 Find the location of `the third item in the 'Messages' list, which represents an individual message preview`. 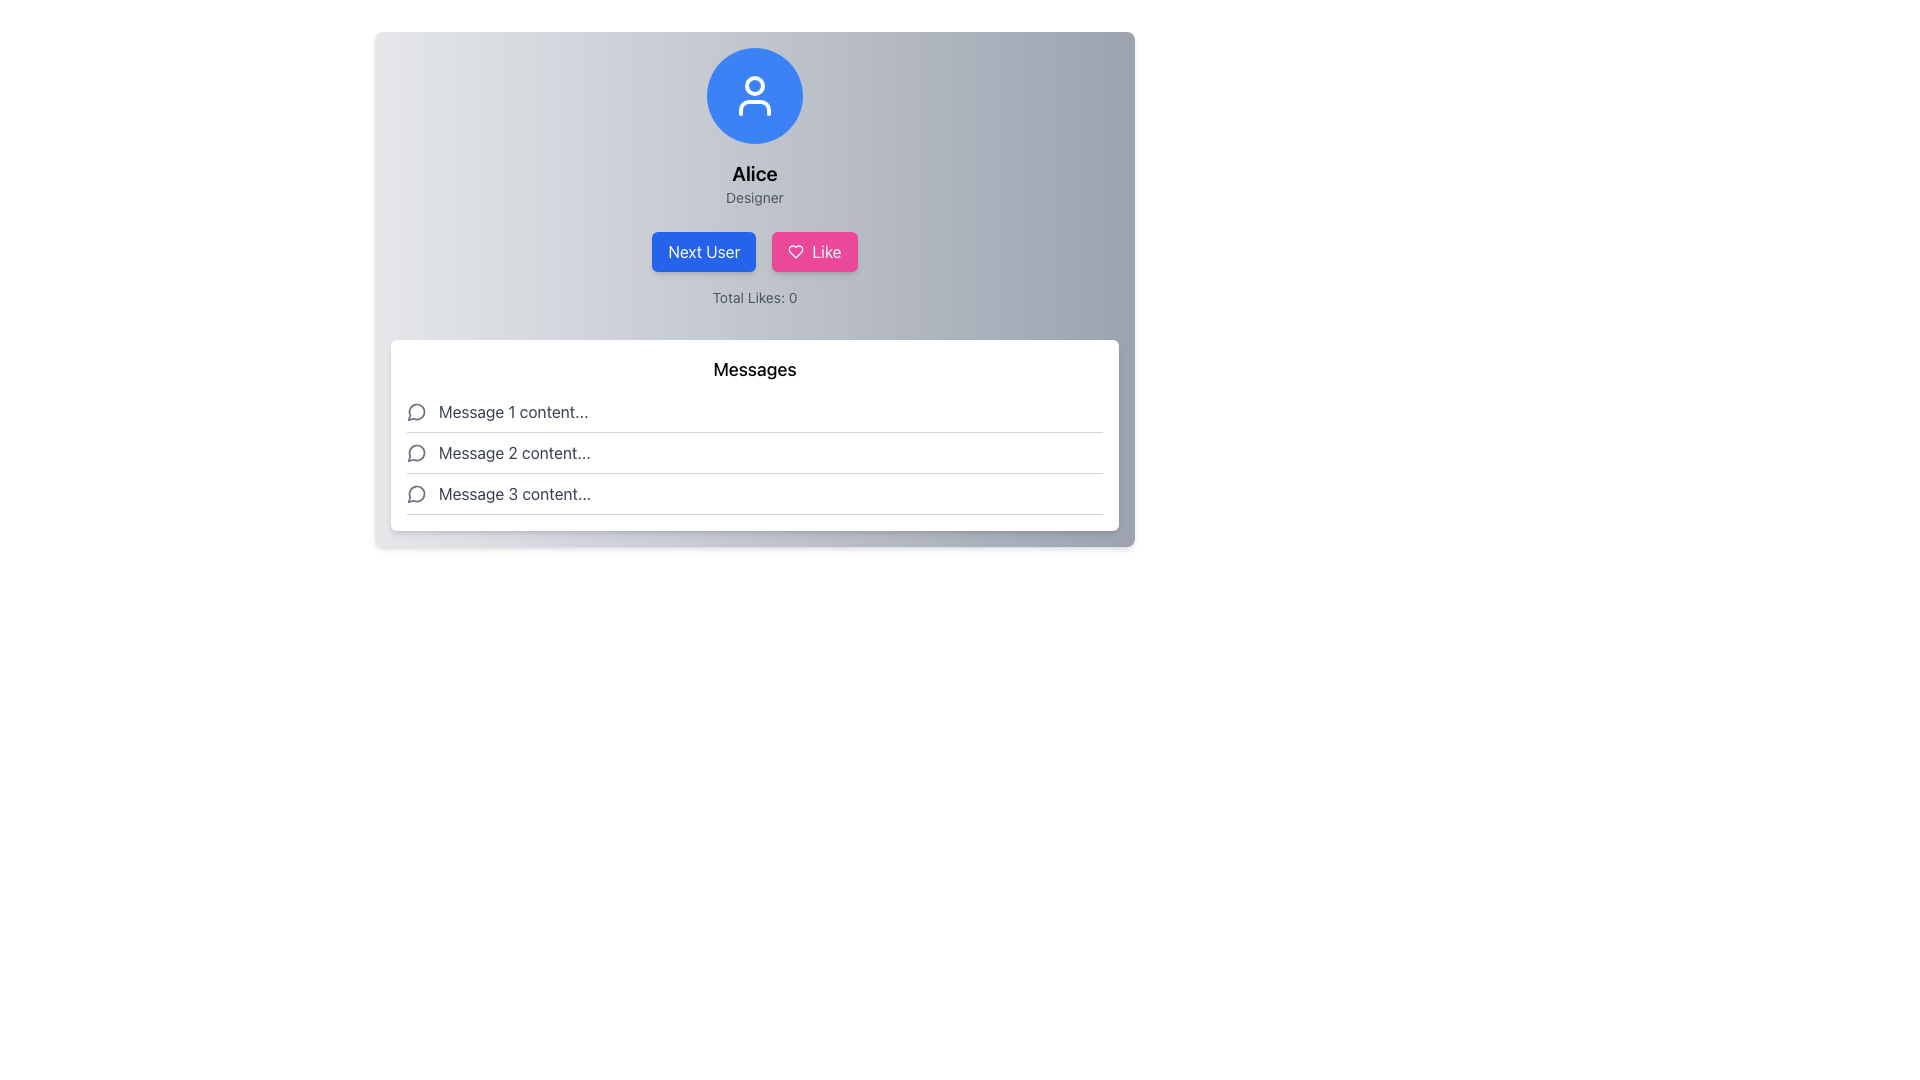

the third item in the 'Messages' list, which represents an individual message preview is located at coordinates (753, 494).